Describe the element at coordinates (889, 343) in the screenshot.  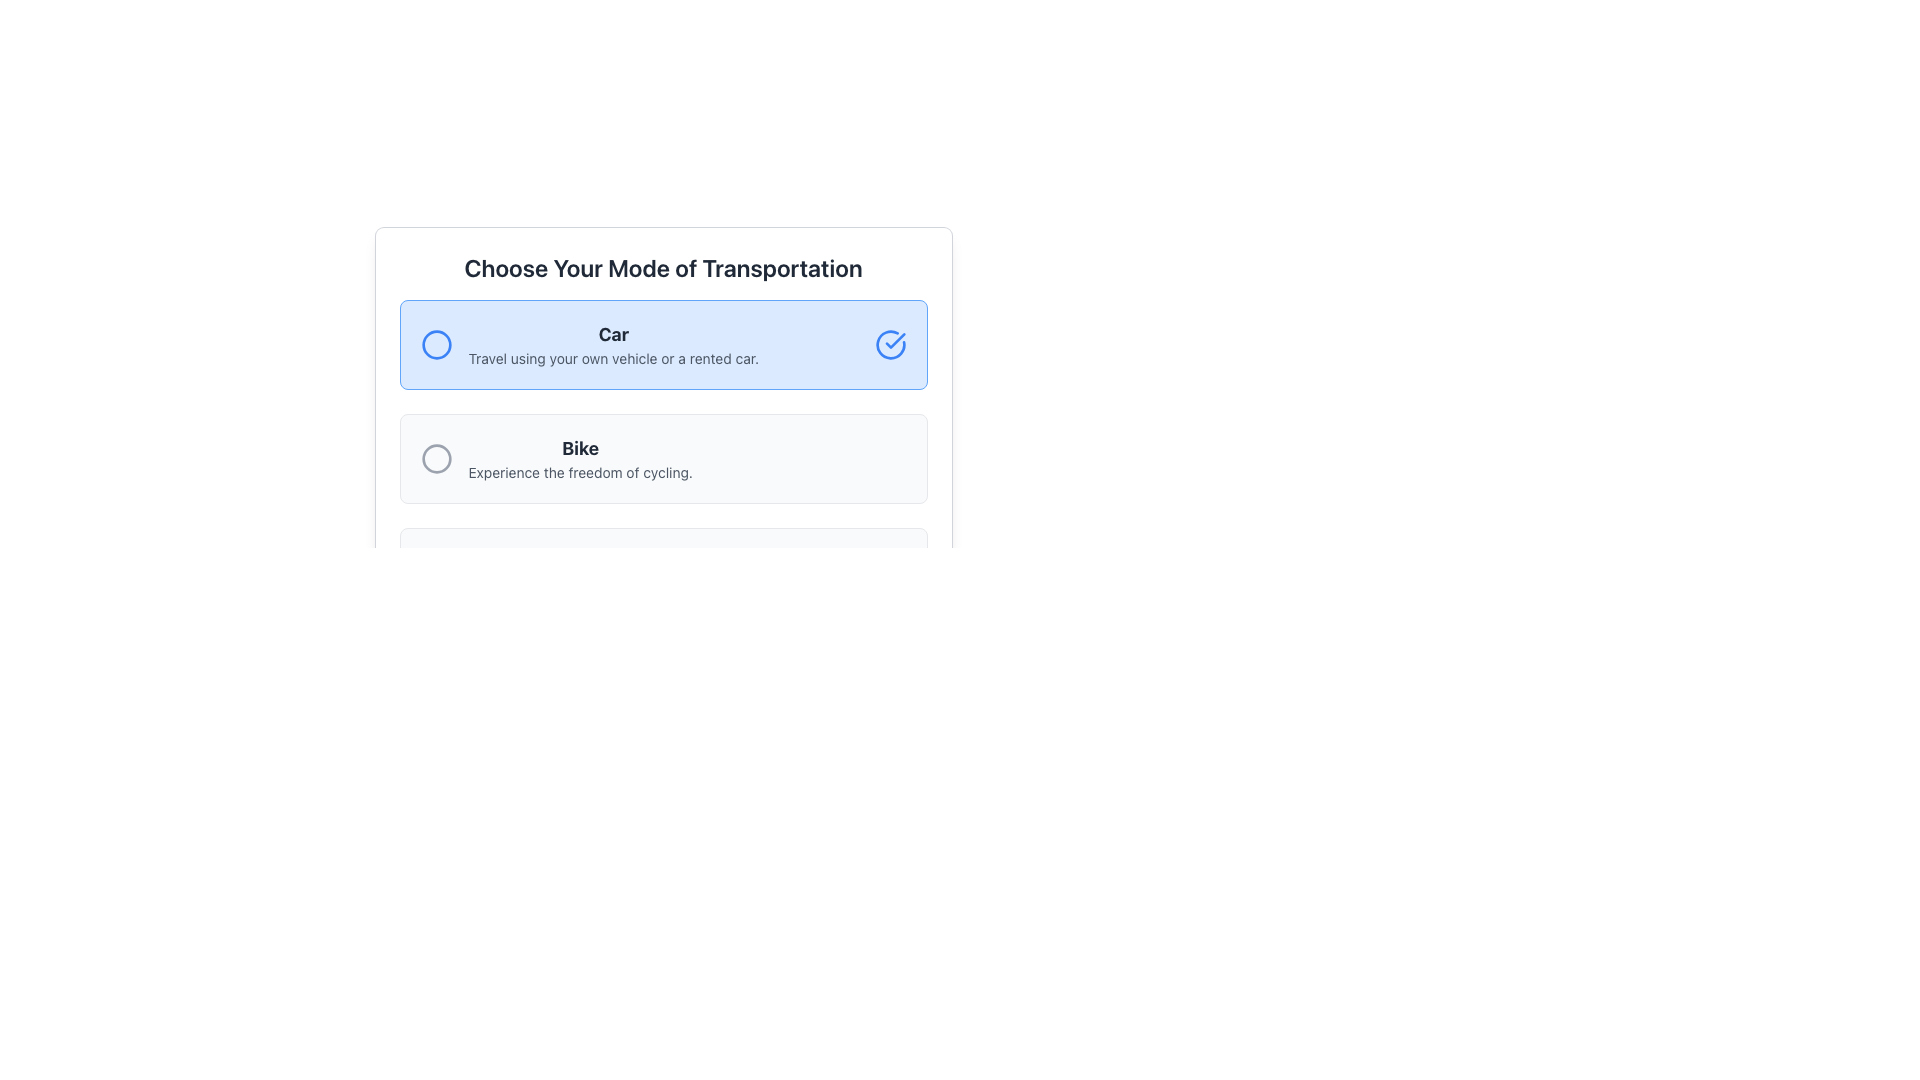
I see `the circular blue icon with a check mark located in the top-right corner of the highlighted area containing the text 'Car'` at that location.